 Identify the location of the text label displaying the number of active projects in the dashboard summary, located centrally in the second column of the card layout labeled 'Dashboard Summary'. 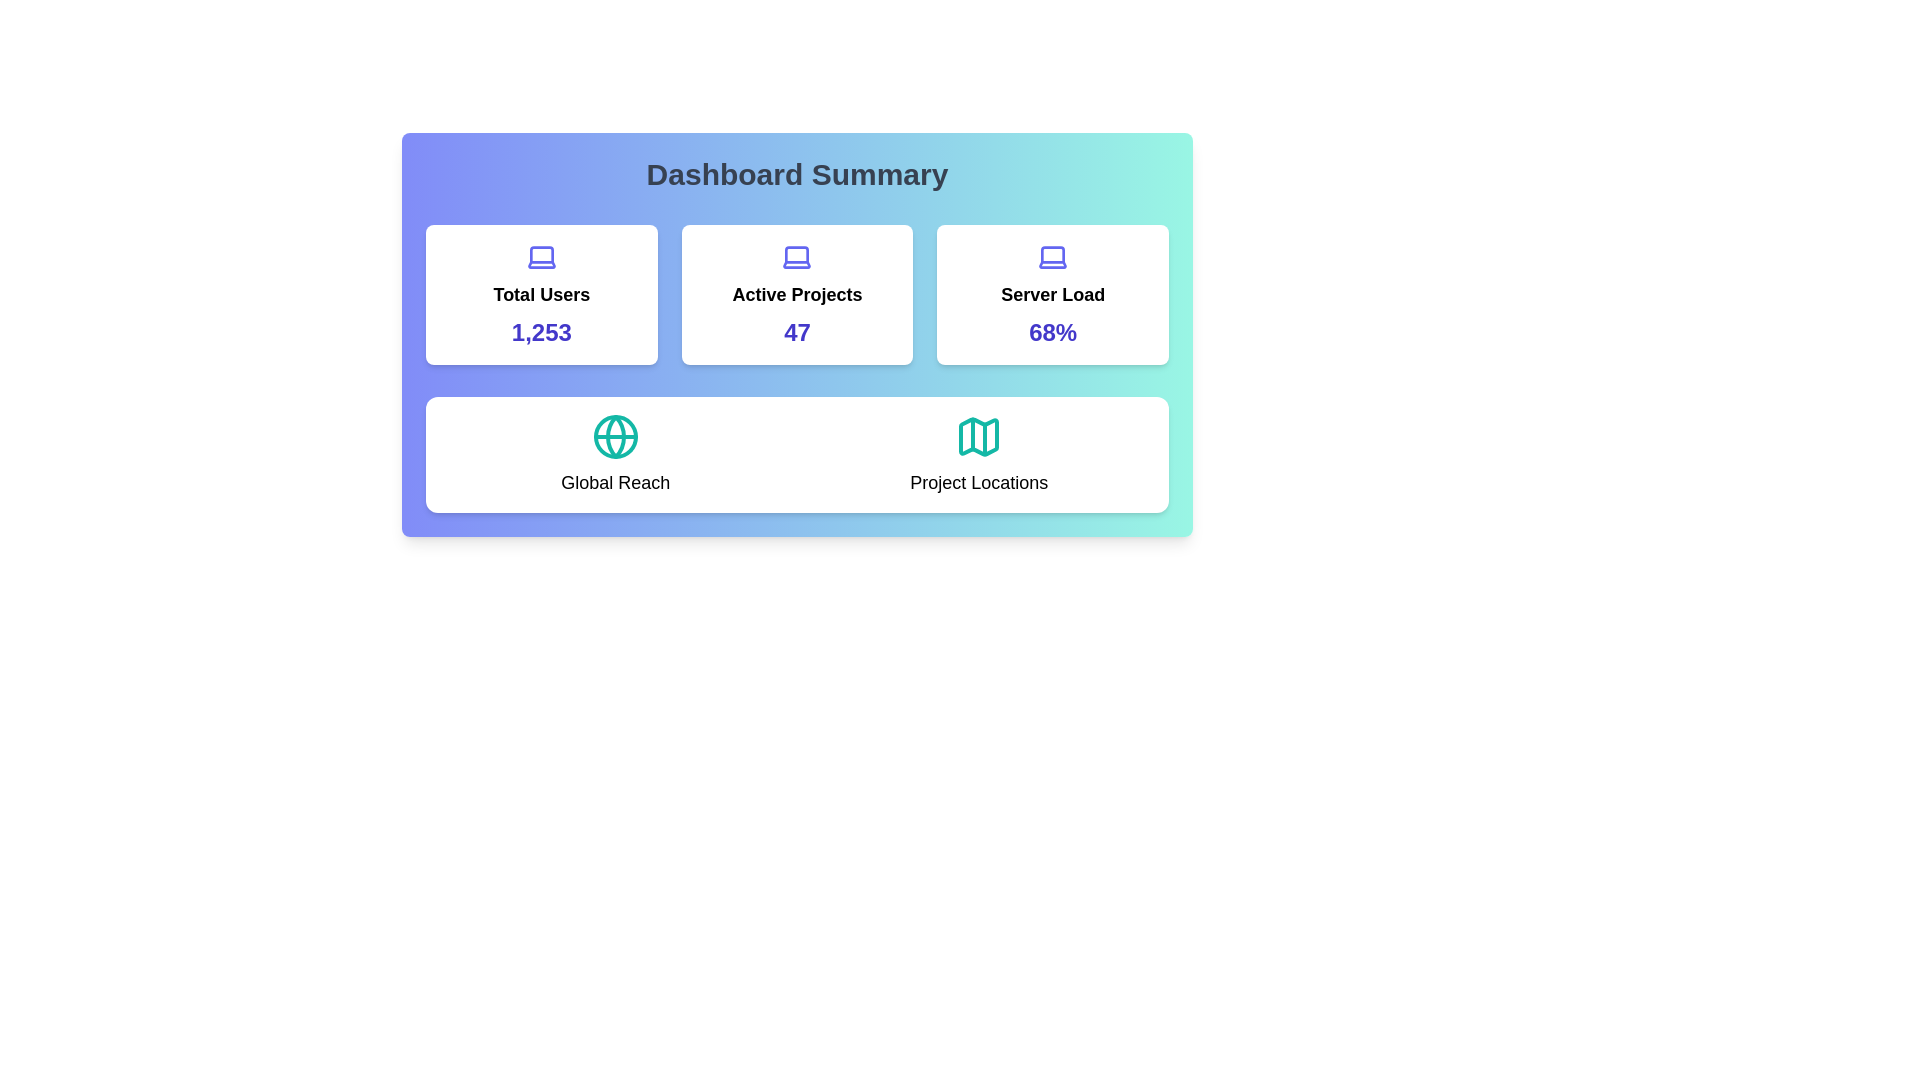
(796, 331).